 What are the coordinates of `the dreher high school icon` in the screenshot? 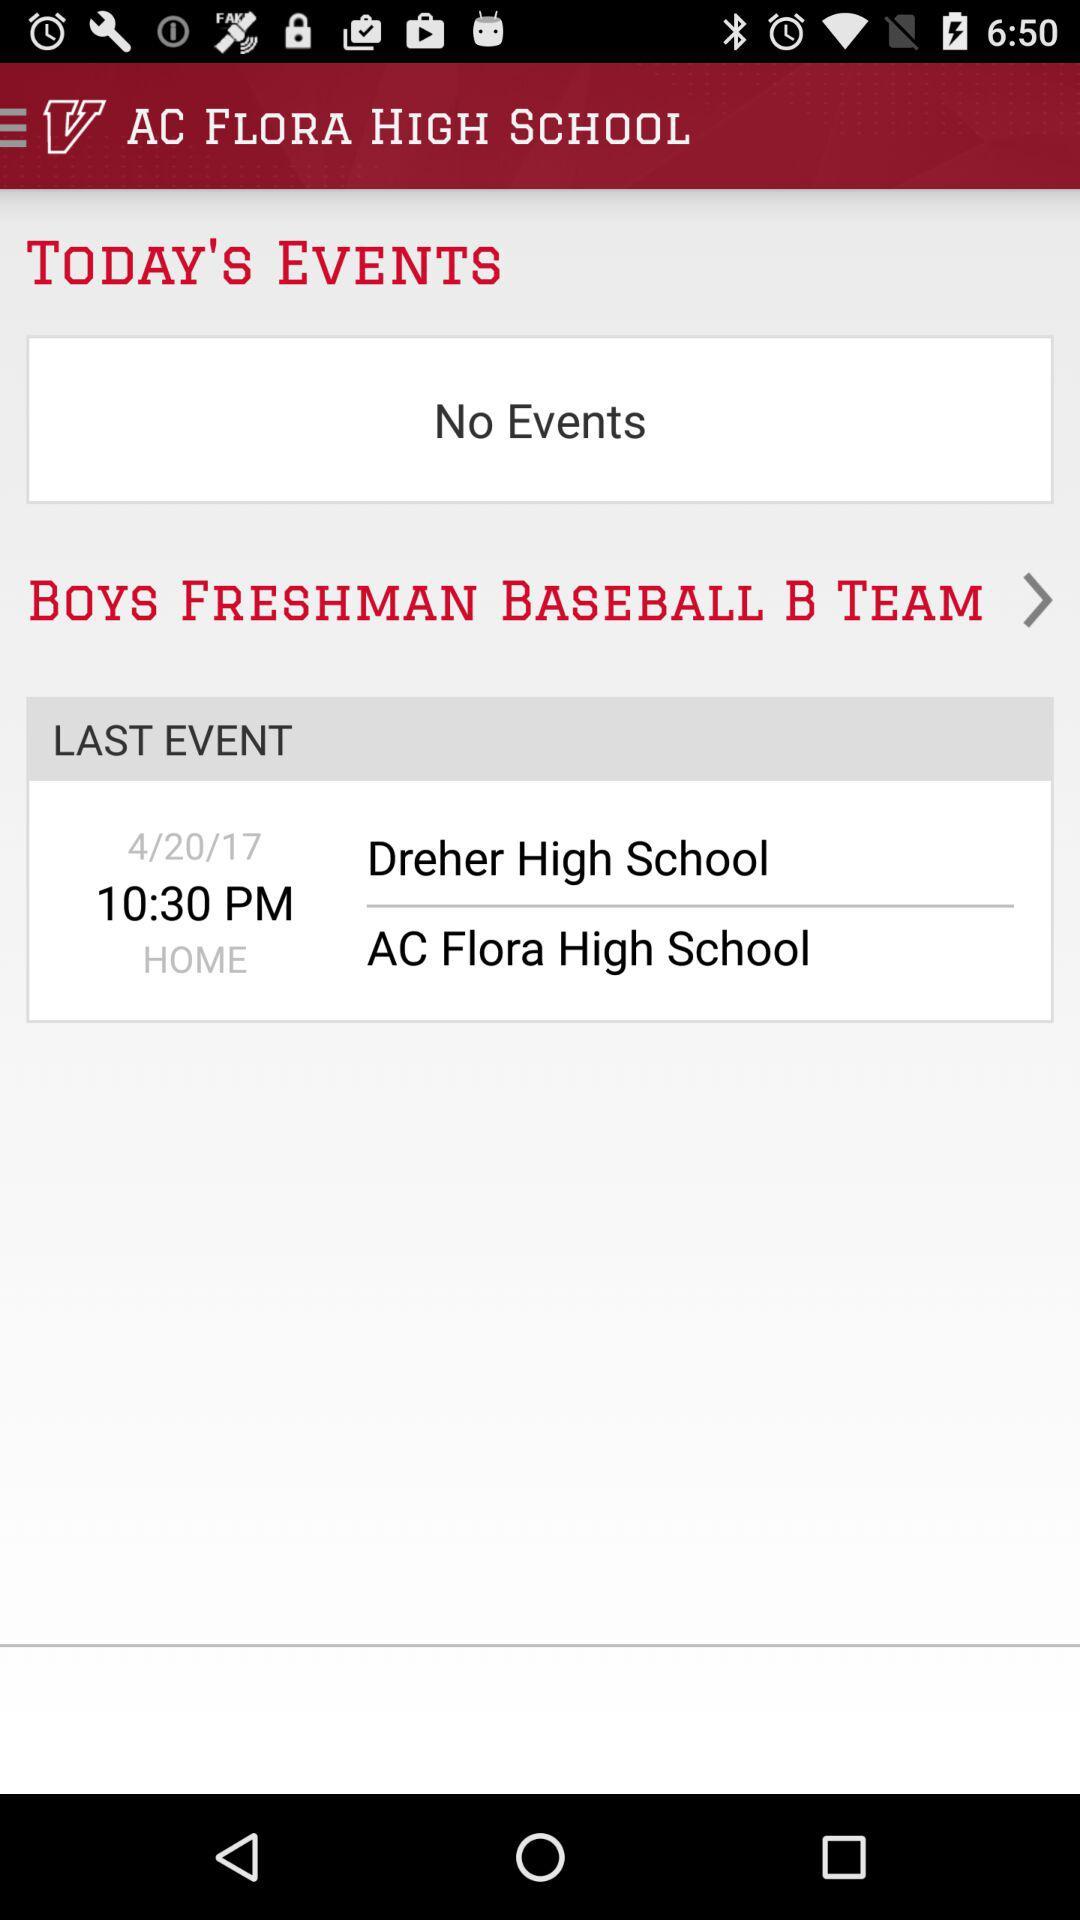 It's located at (676, 867).